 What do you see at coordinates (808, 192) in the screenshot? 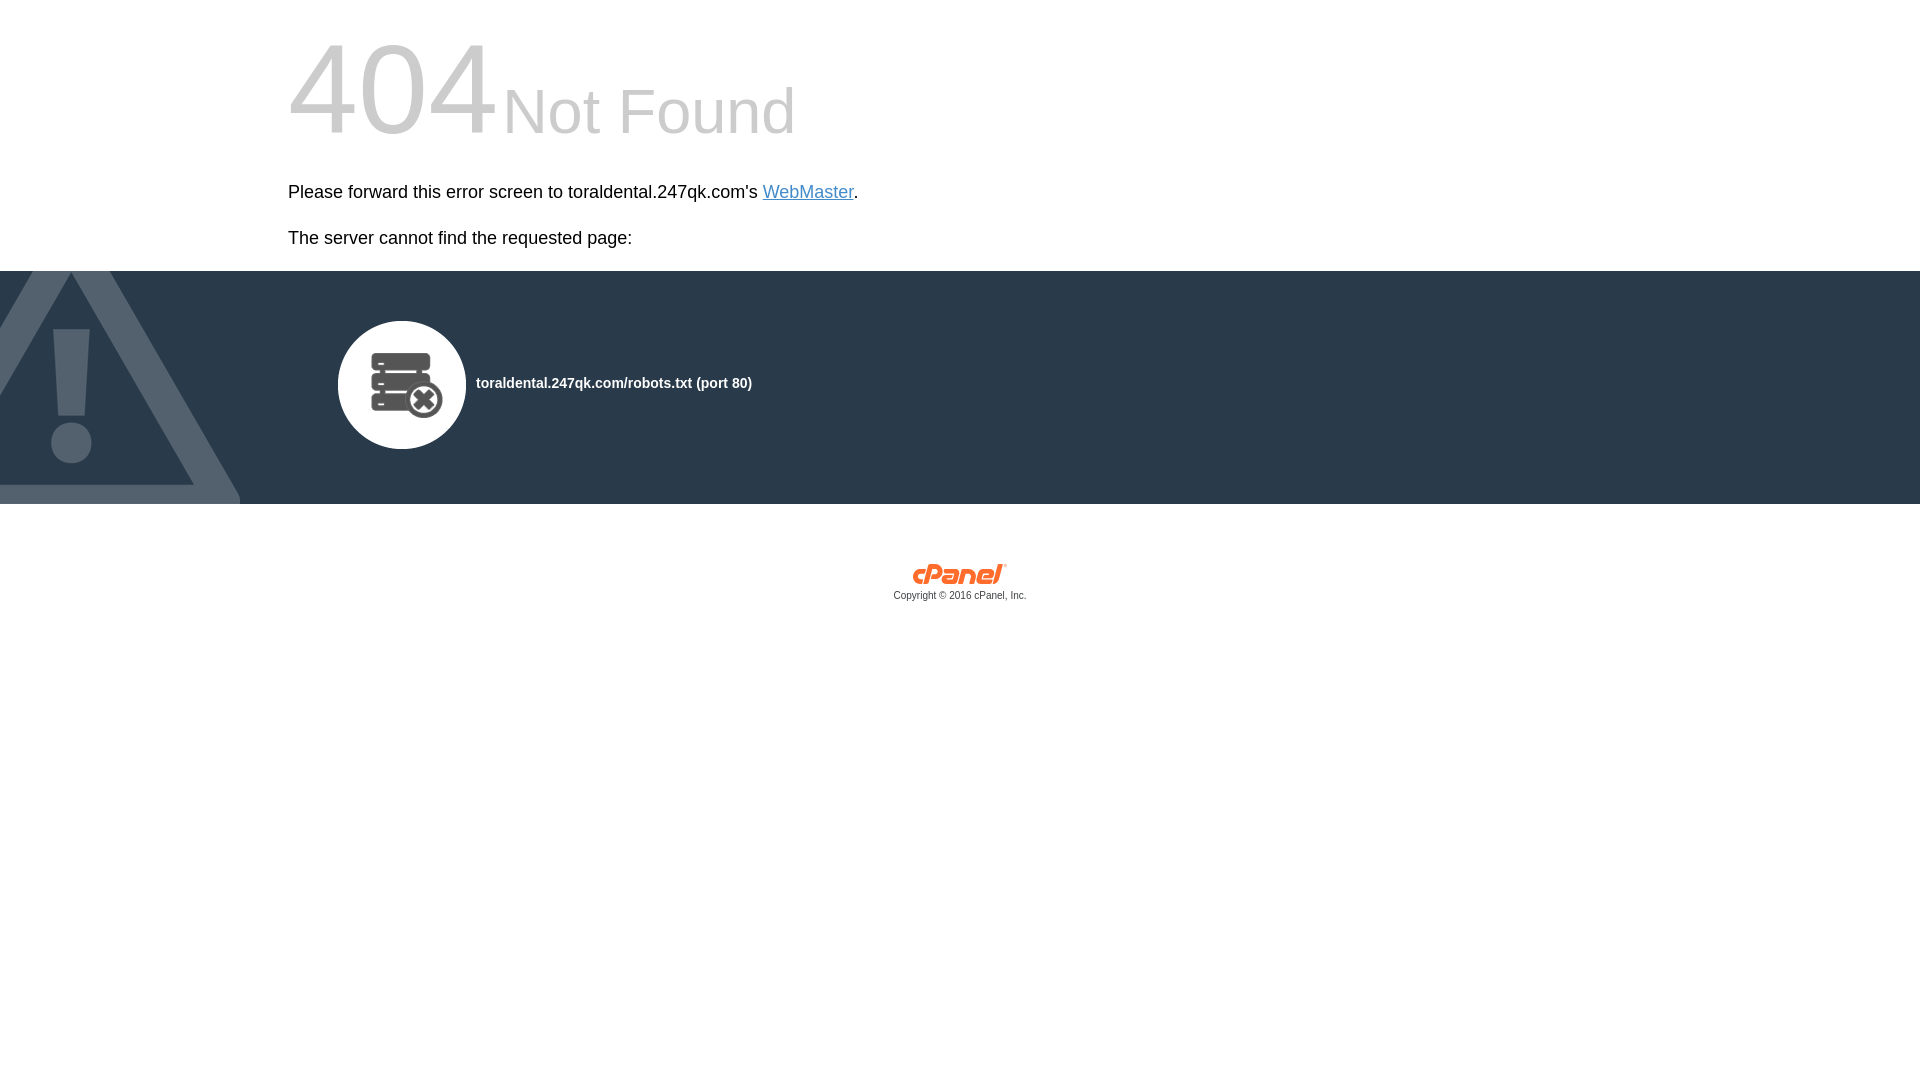
I see `'WebMaster'` at bounding box center [808, 192].